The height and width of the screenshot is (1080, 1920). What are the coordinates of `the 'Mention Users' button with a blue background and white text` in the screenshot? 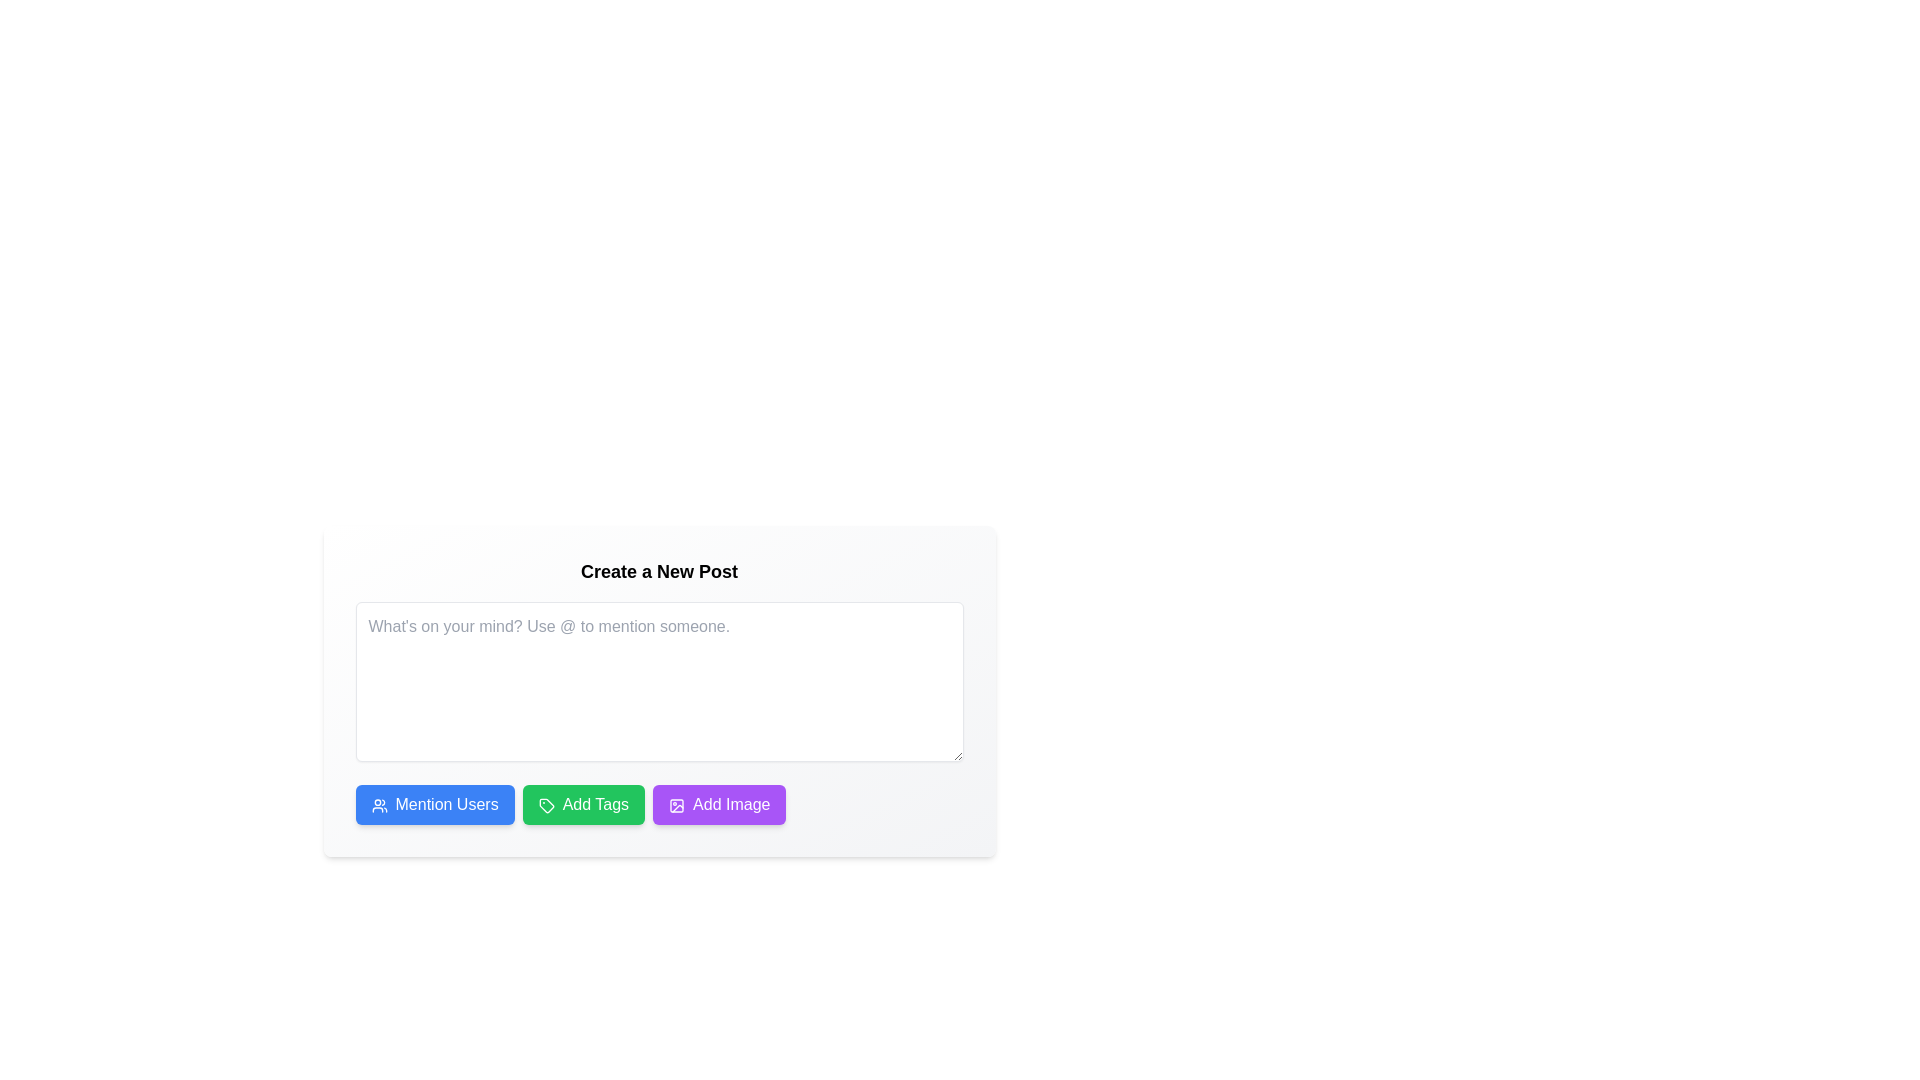 It's located at (434, 804).